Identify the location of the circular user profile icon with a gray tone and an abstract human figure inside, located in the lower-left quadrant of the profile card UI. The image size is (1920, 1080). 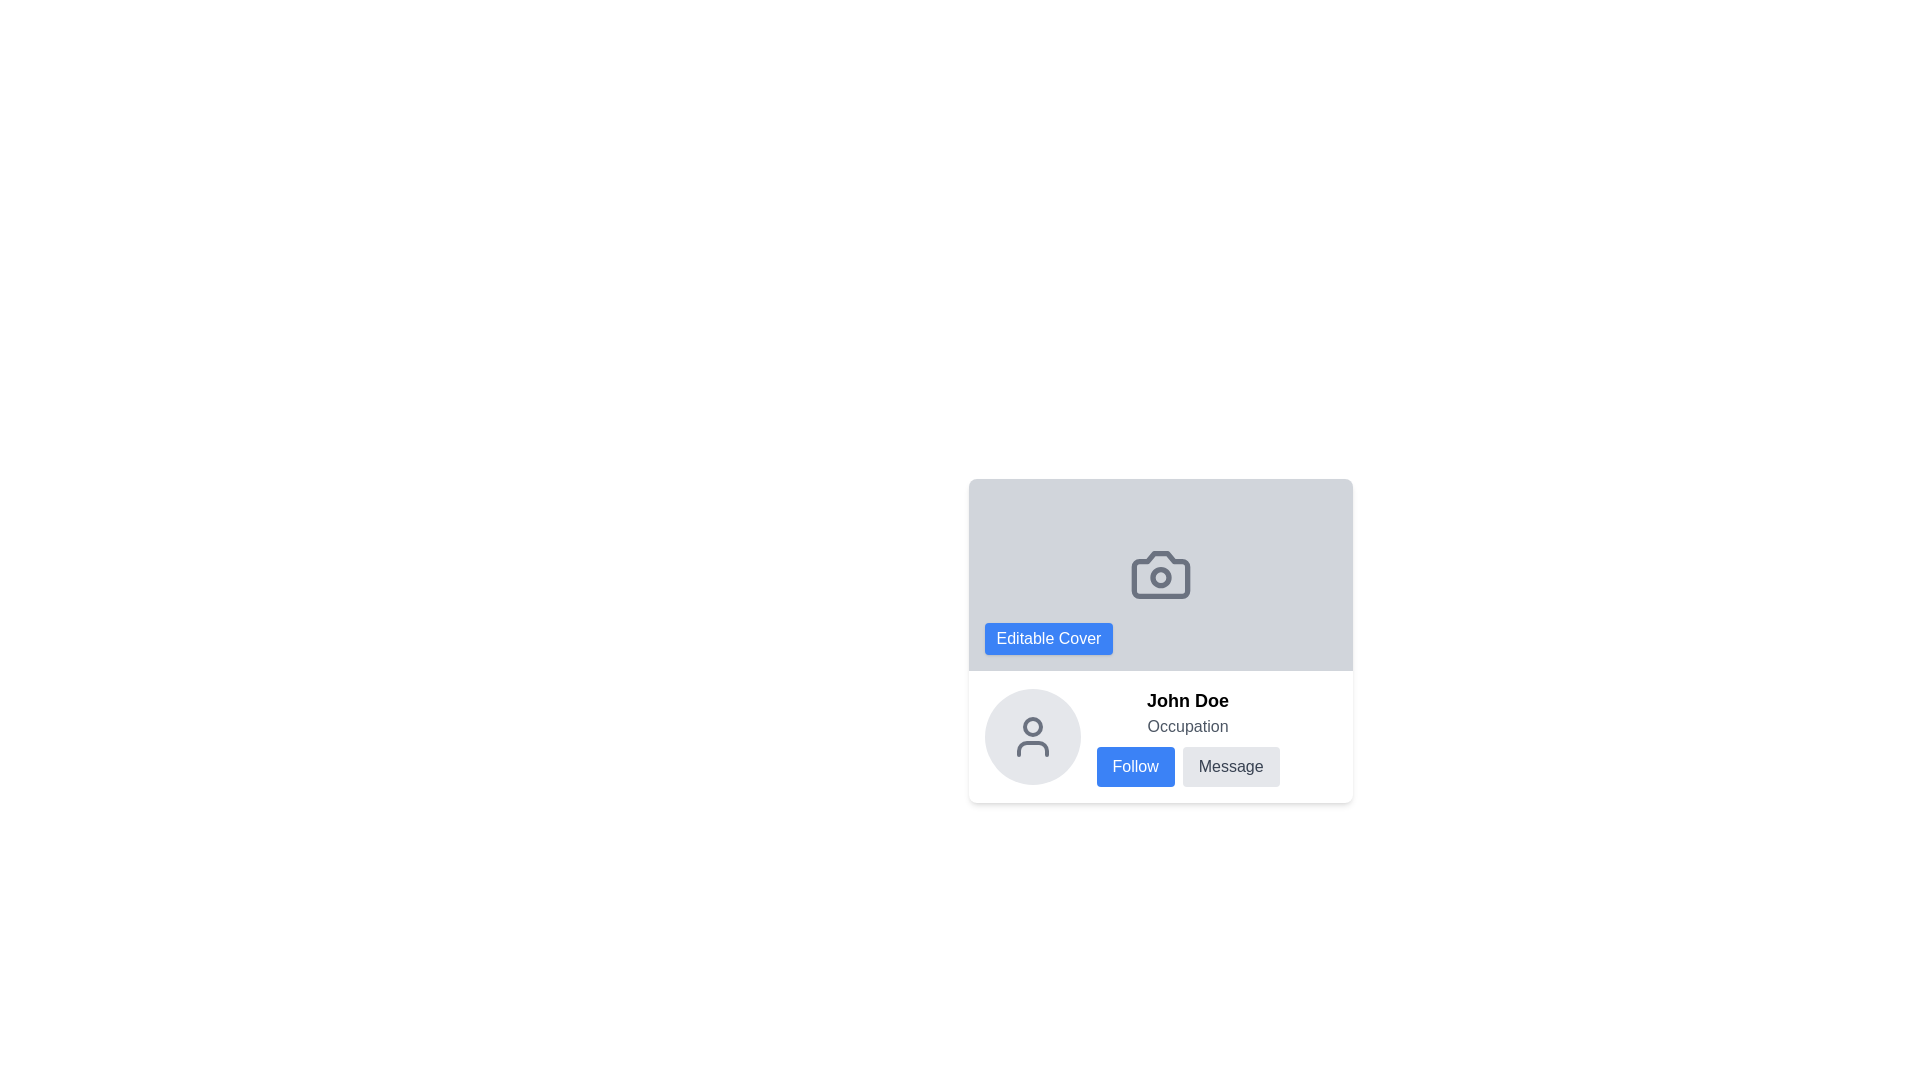
(1032, 736).